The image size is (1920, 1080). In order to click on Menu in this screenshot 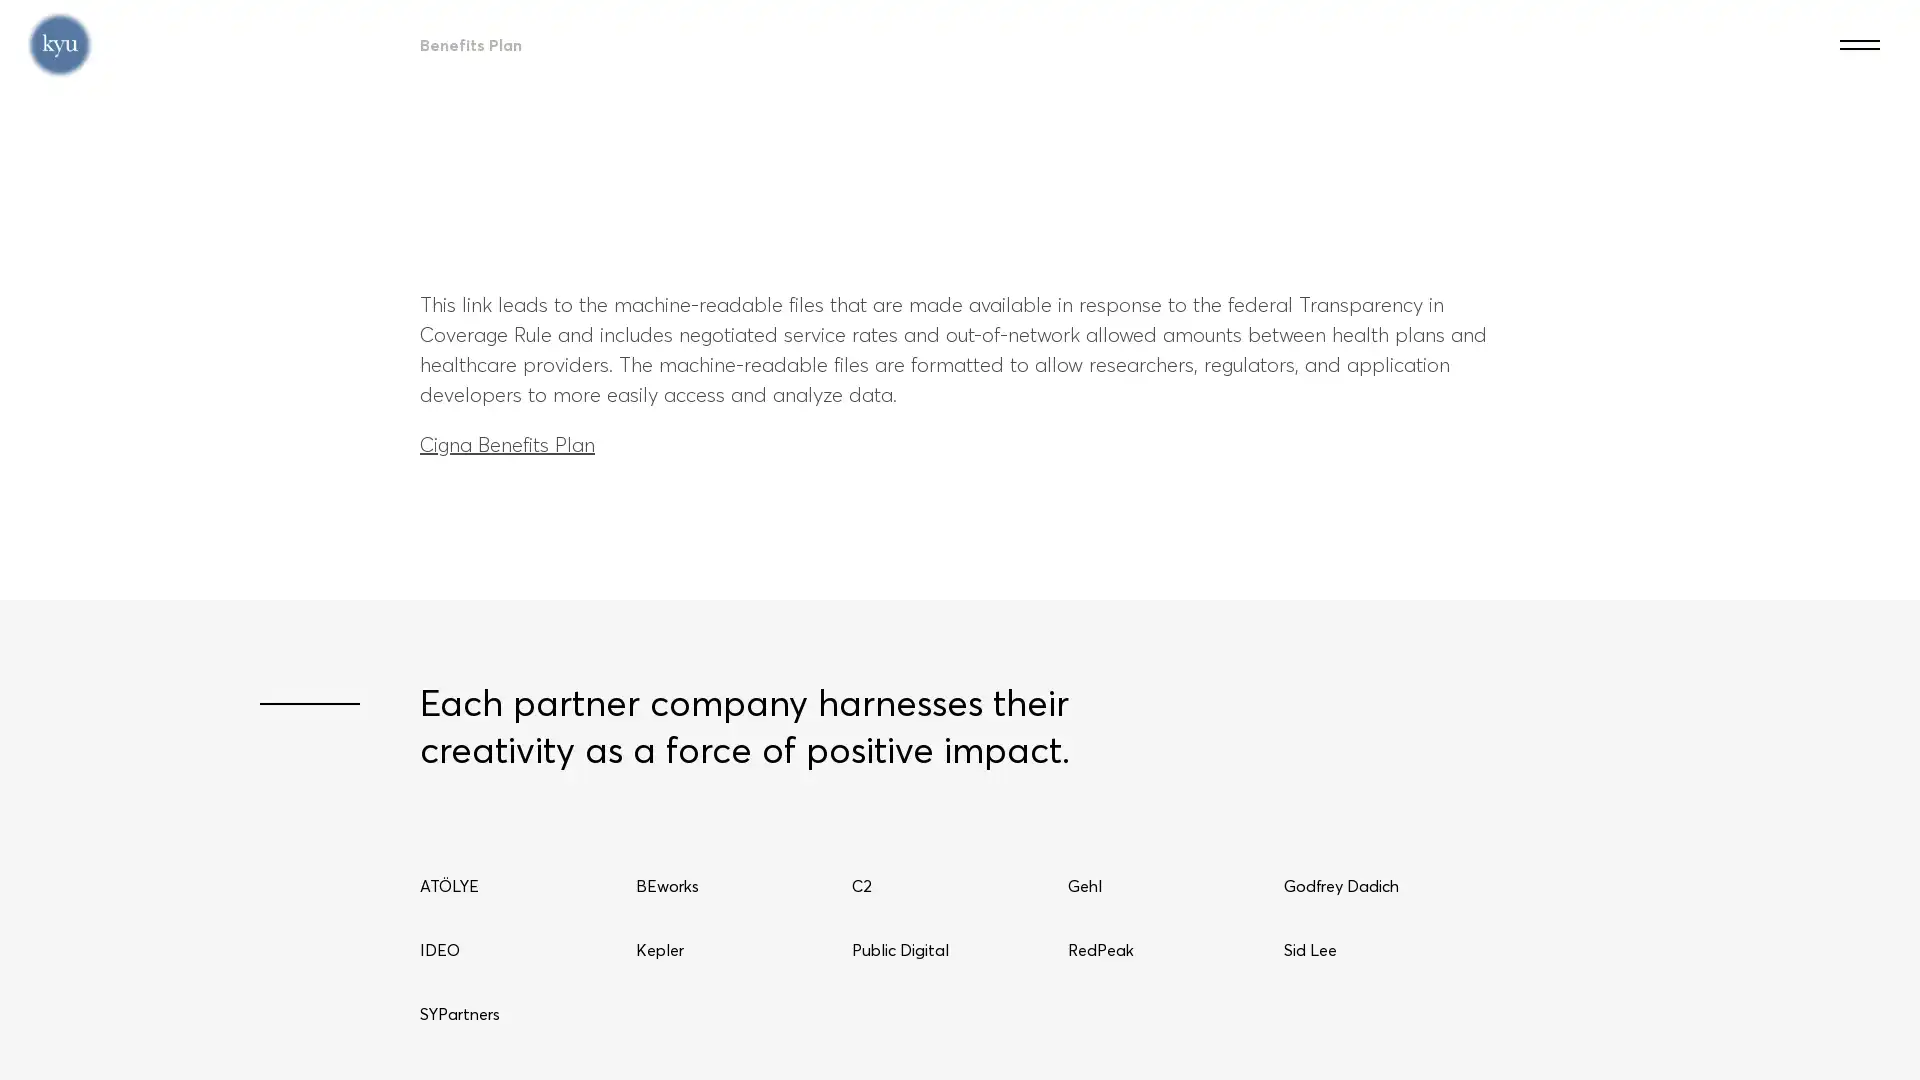, I will do `click(1859, 45)`.